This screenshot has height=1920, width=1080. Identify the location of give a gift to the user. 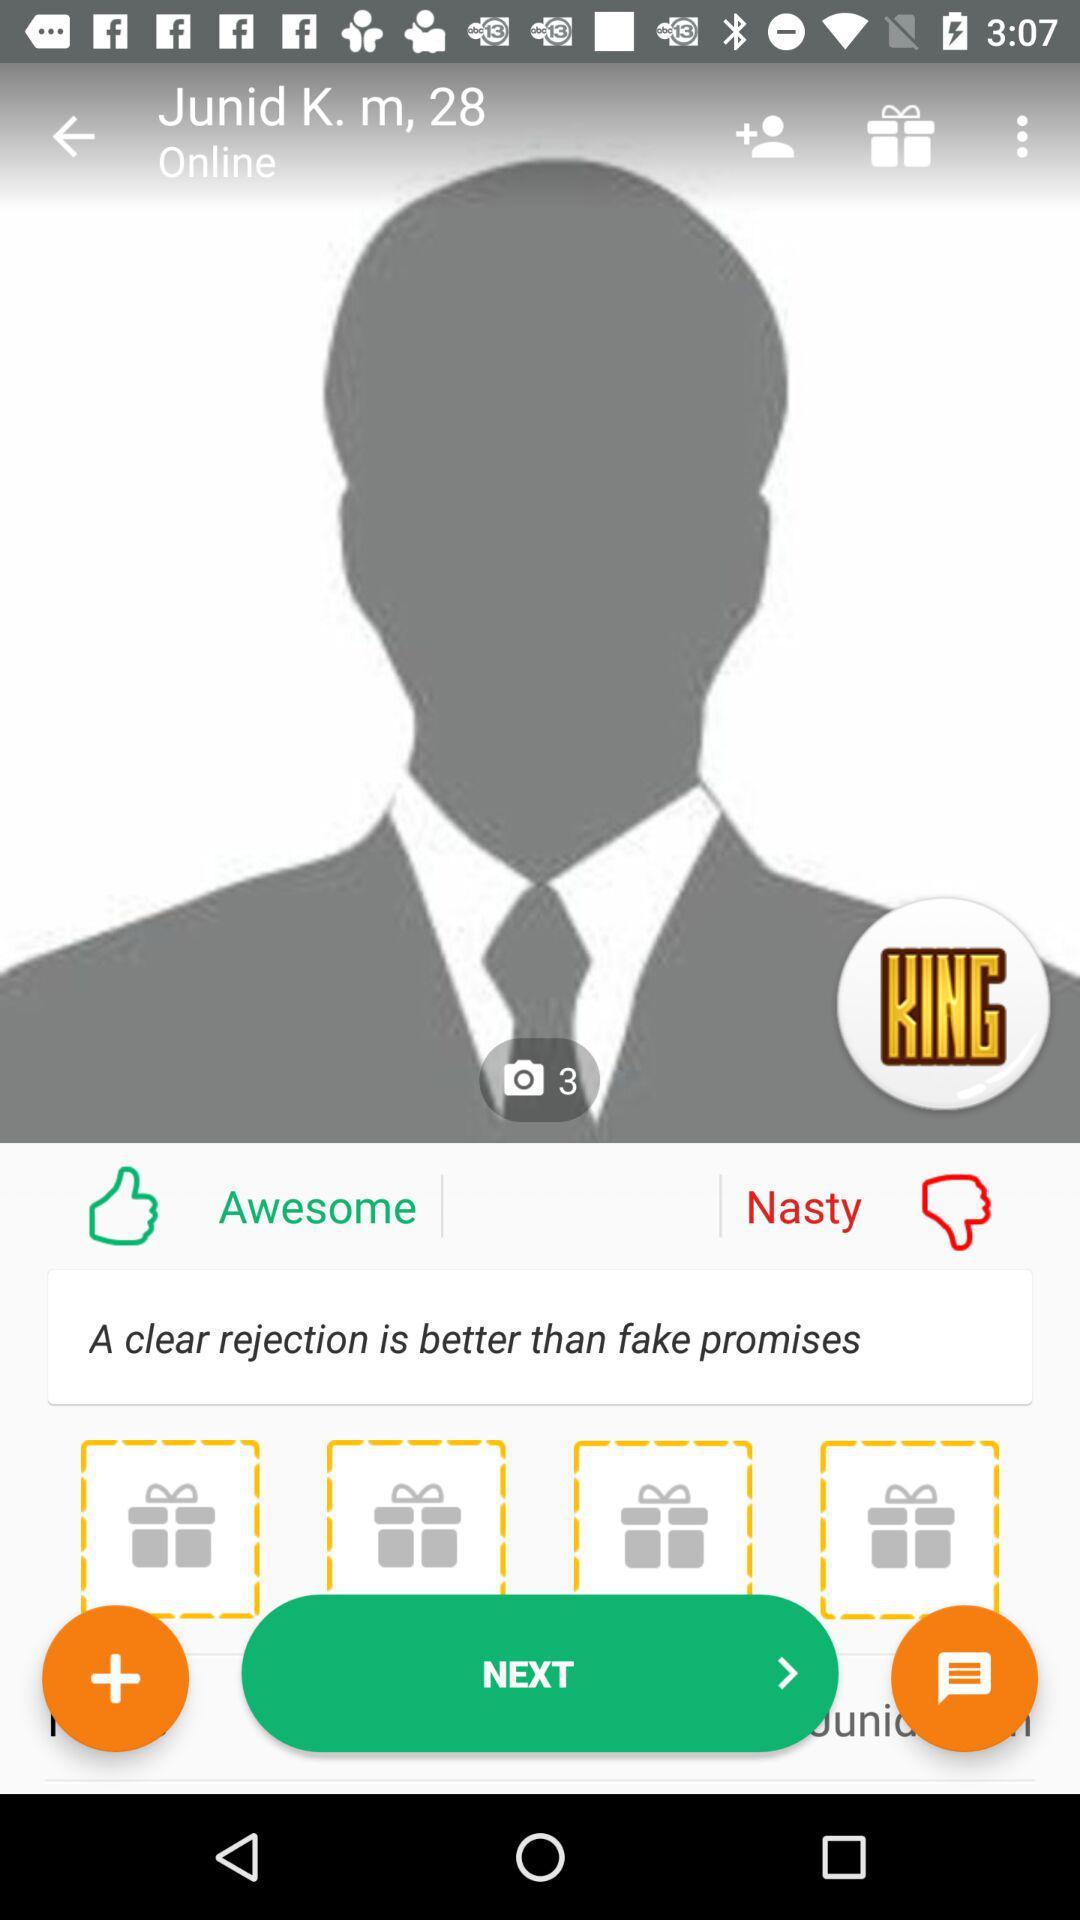
(169, 1528).